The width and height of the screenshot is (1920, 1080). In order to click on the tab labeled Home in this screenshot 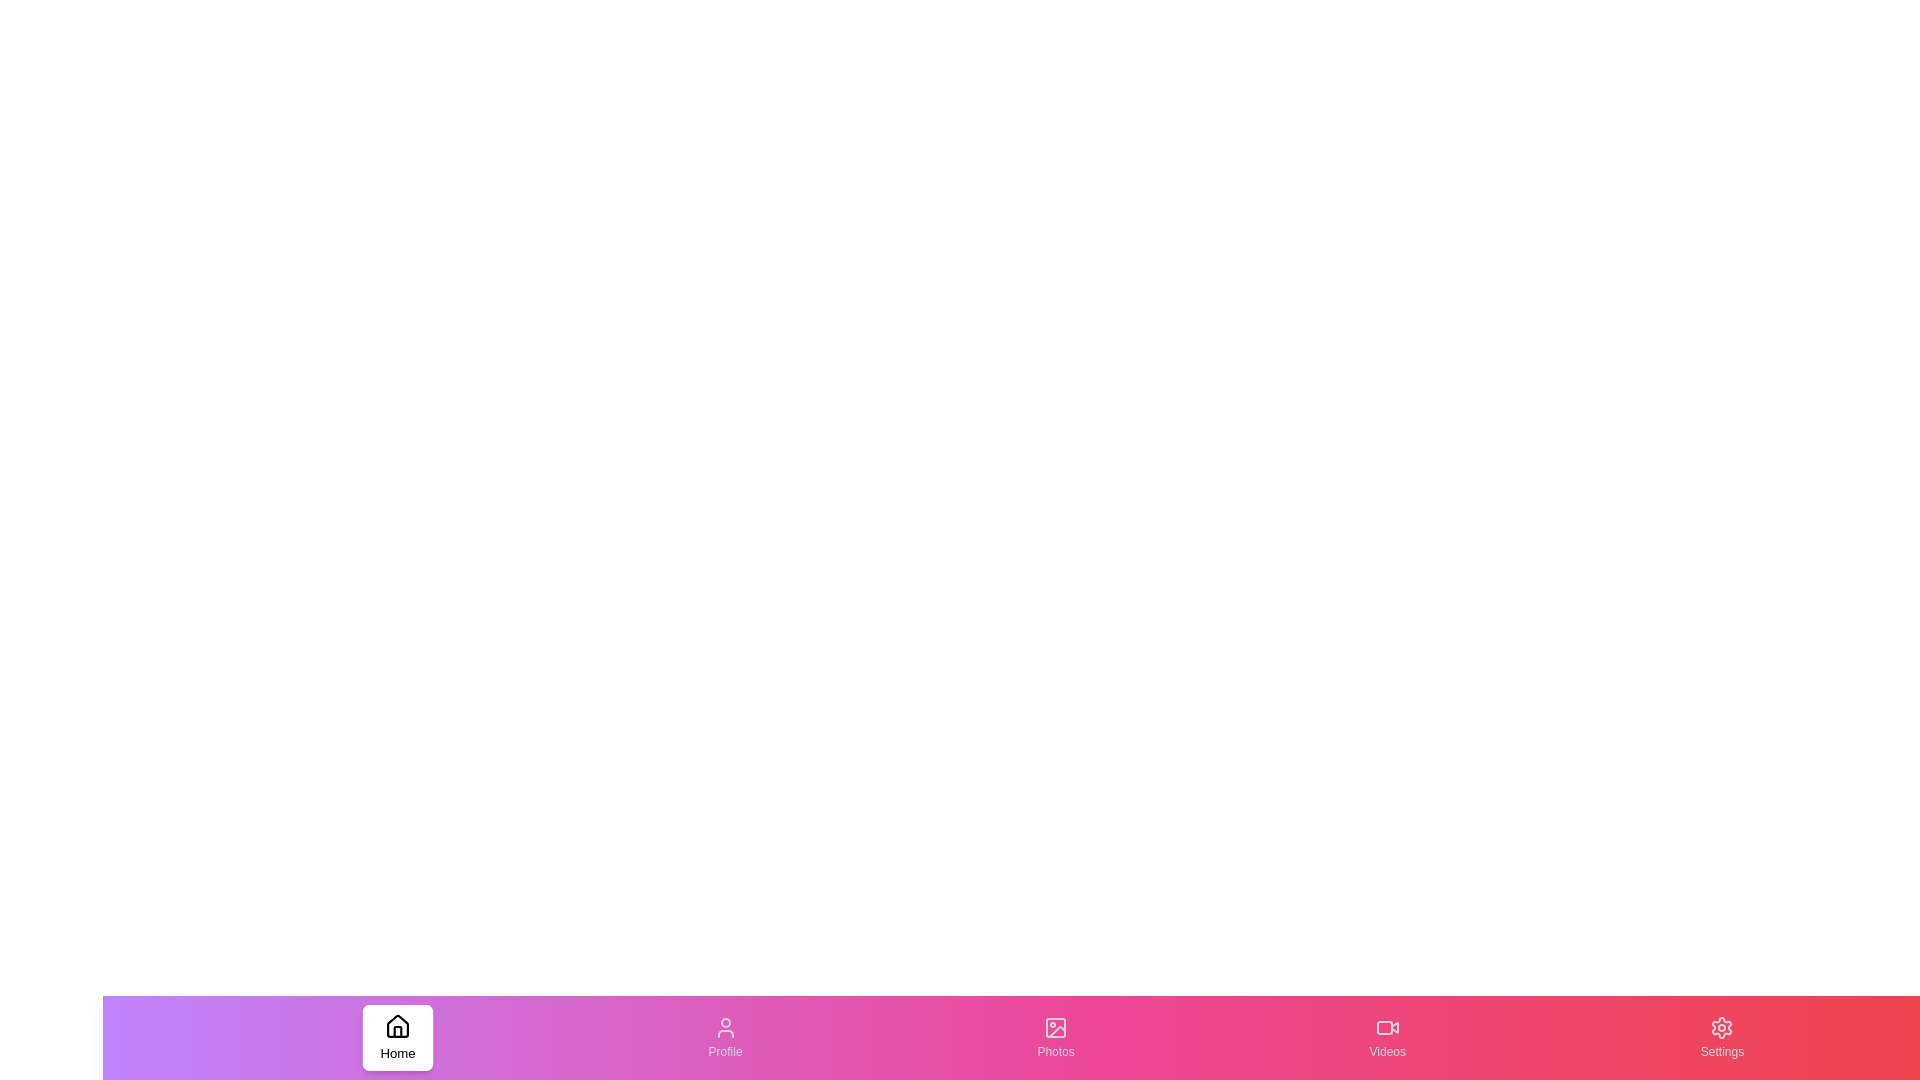, I will do `click(397, 1036)`.